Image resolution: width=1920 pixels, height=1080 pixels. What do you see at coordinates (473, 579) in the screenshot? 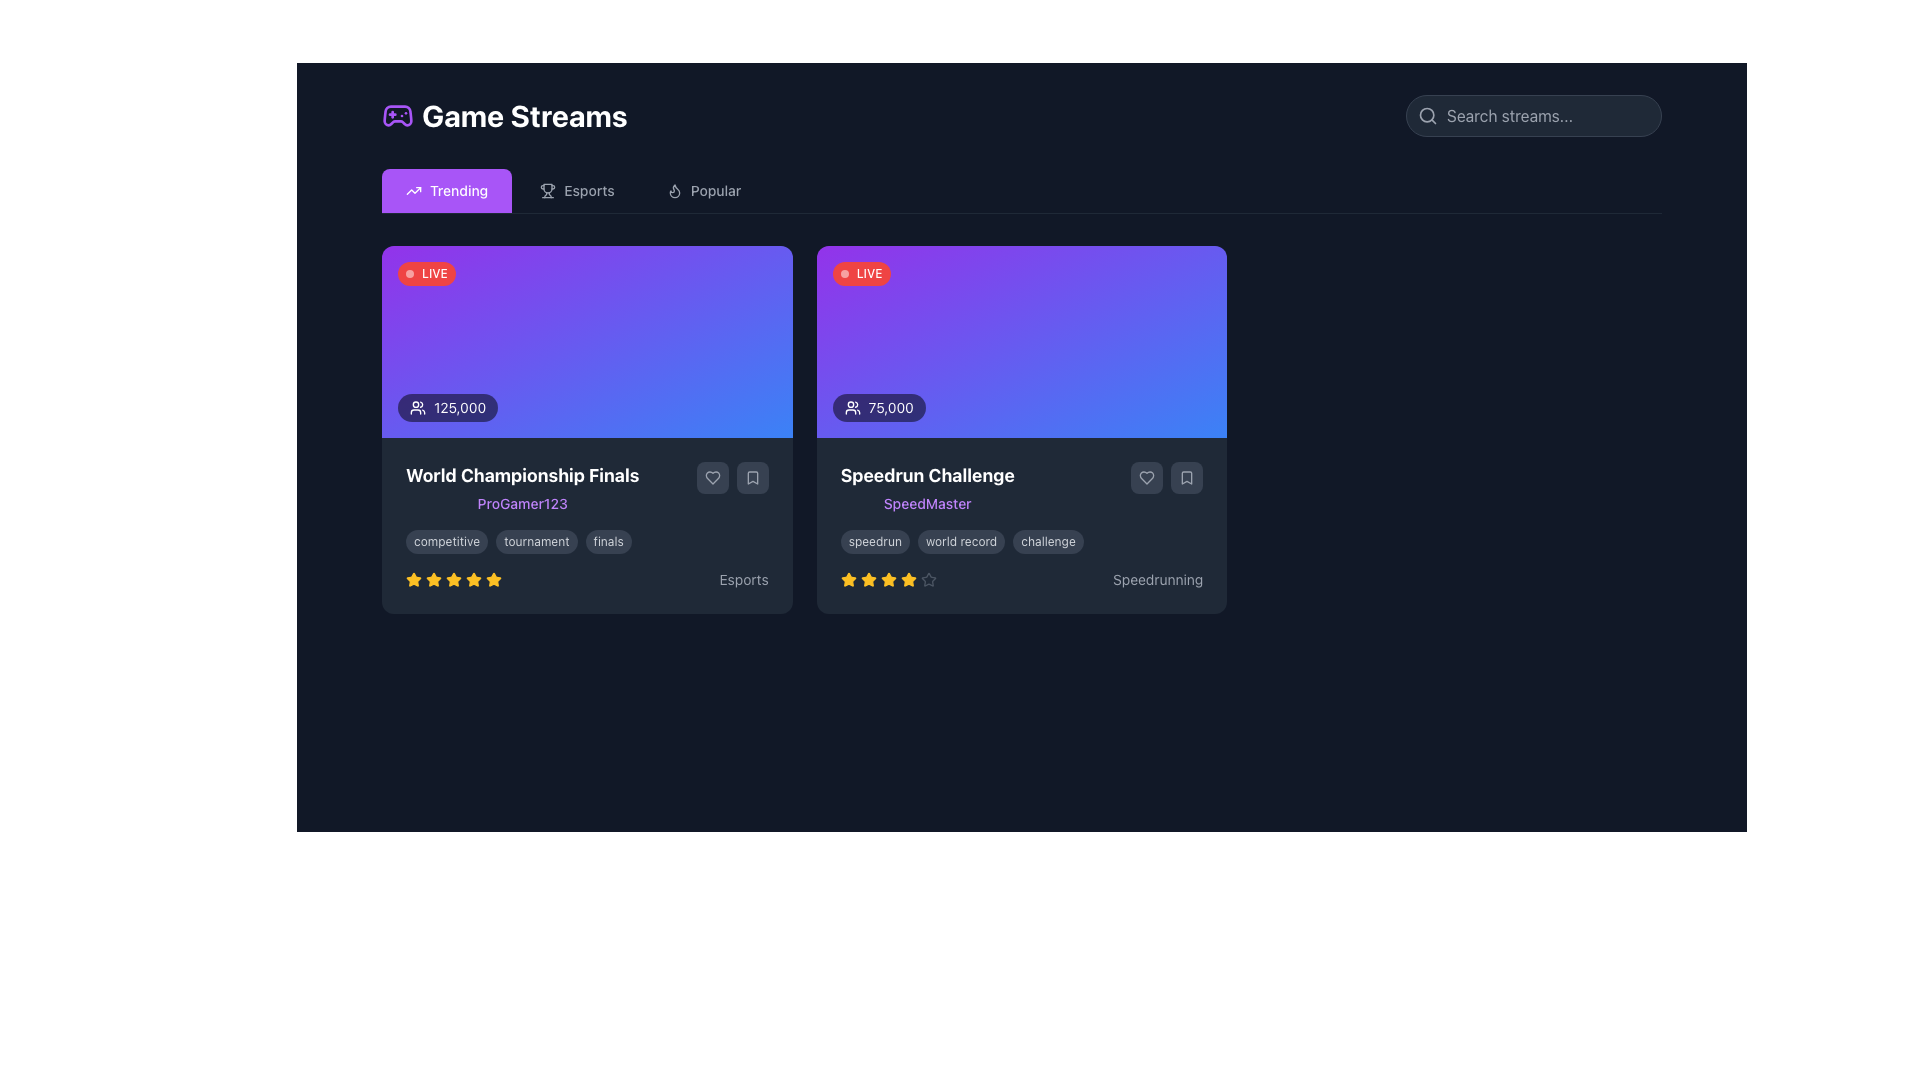
I see `the fifth star icon in the rating row of the 'World Championship Finals' card` at bounding box center [473, 579].